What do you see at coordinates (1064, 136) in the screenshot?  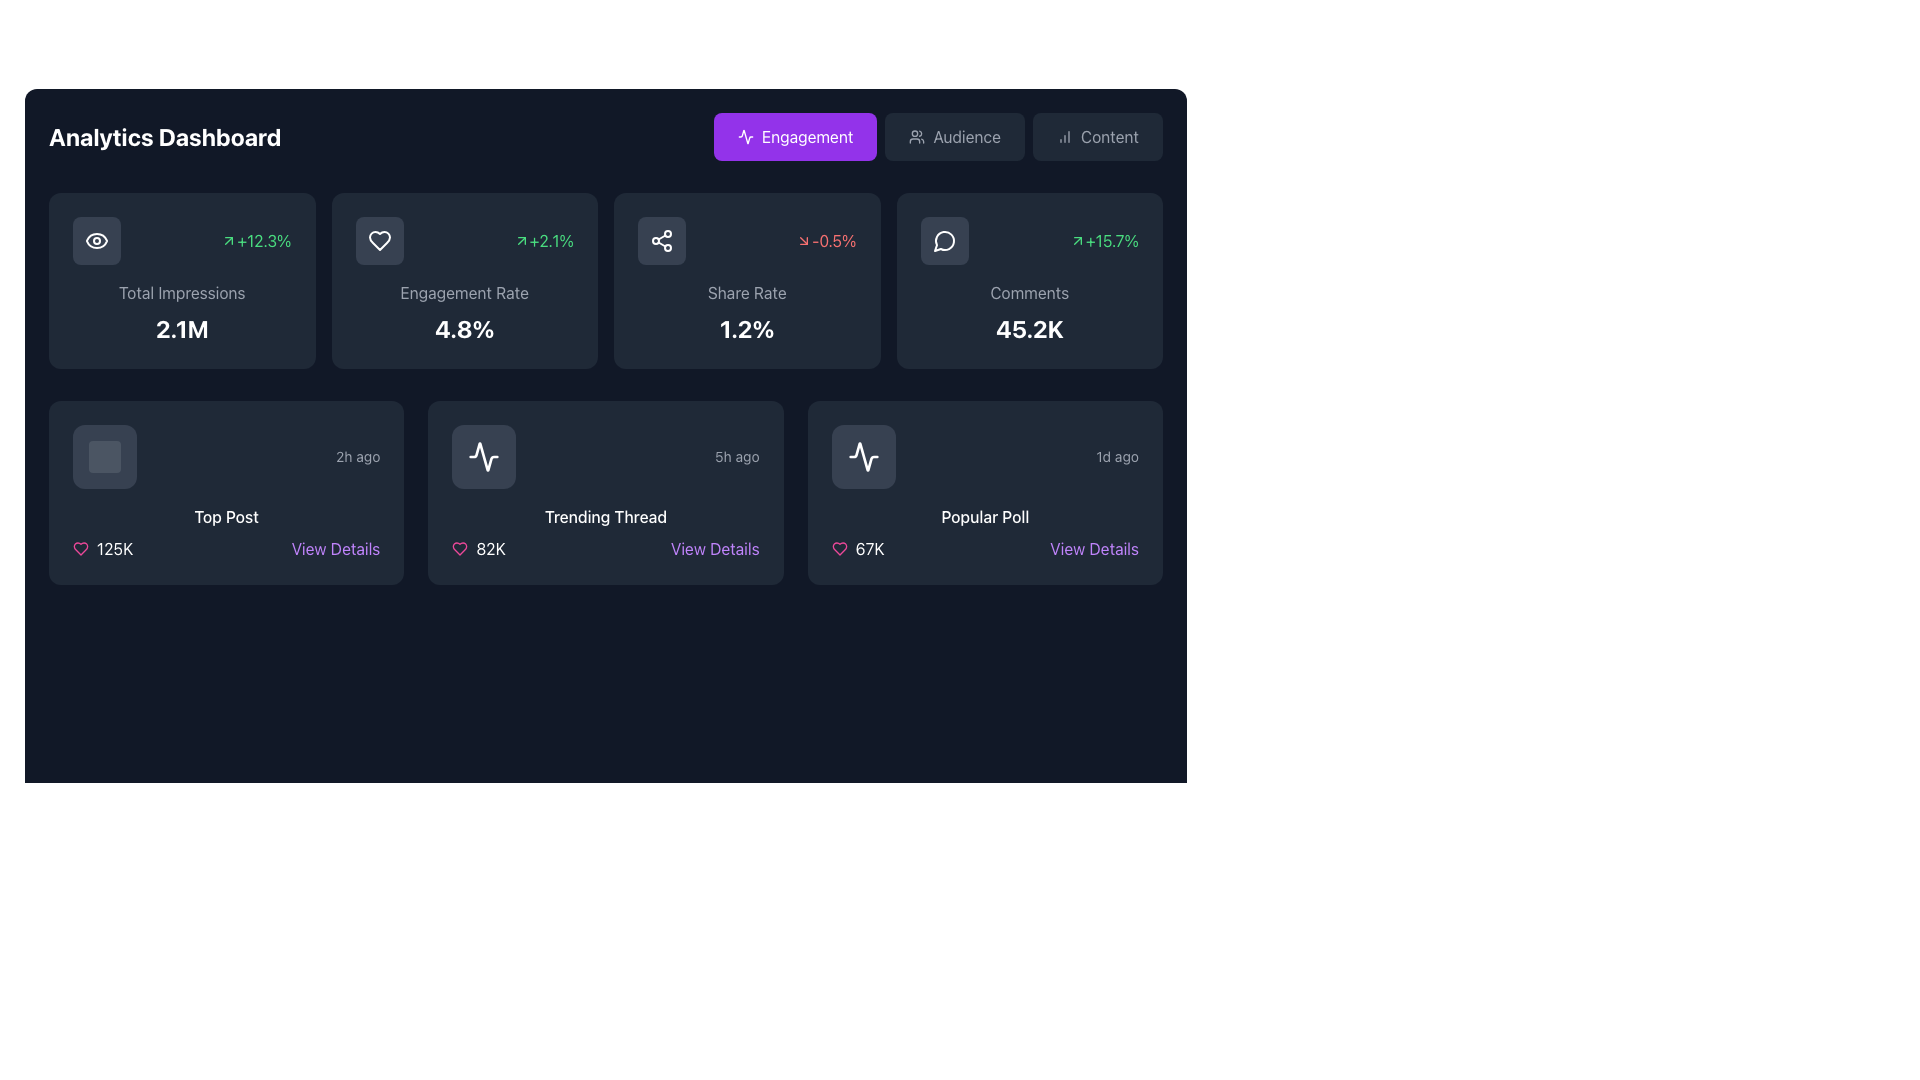 I see `the vertical bar chart icon located within the 'Content' button in the top-right section of the interface, which serves as a visual indicator for the button's purpose` at bounding box center [1064, 136].